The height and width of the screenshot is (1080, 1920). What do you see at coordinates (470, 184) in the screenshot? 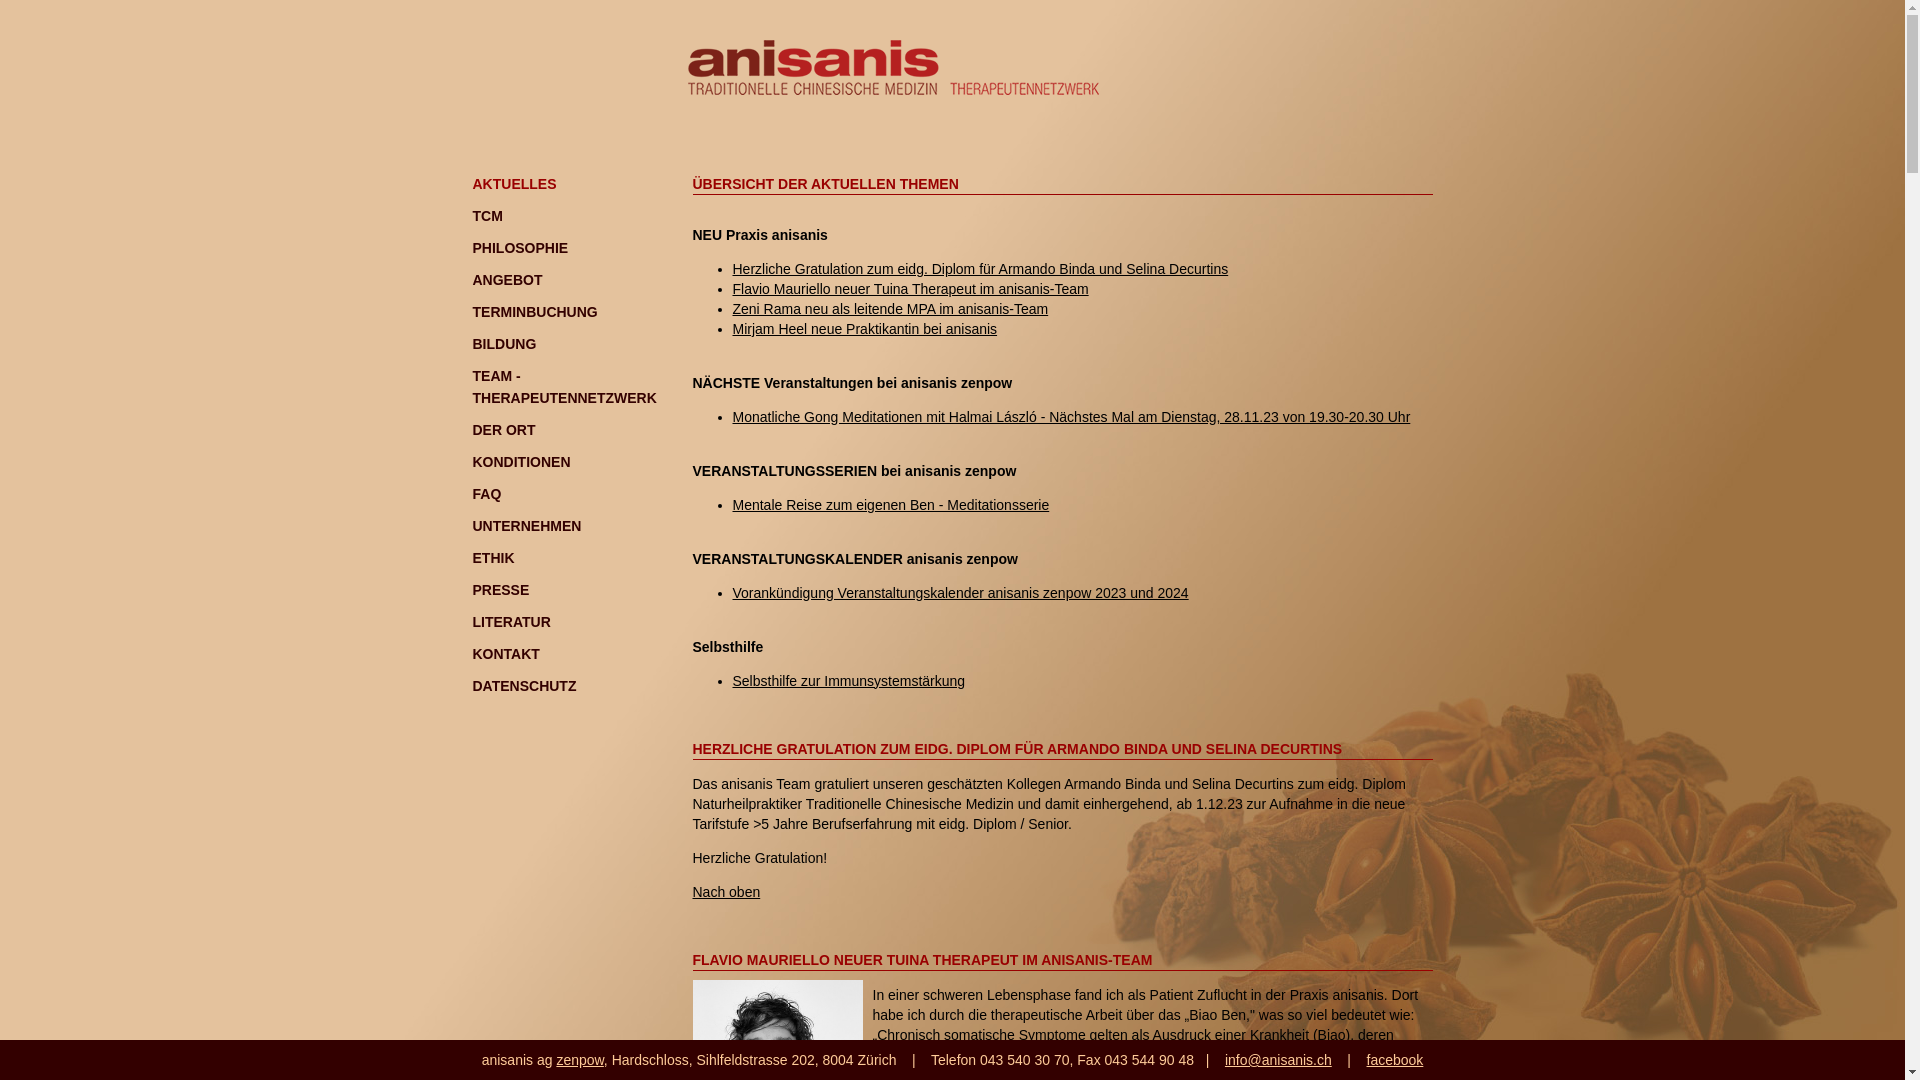
I see `'AKTUELLES'` at bounding box center [470, 184].